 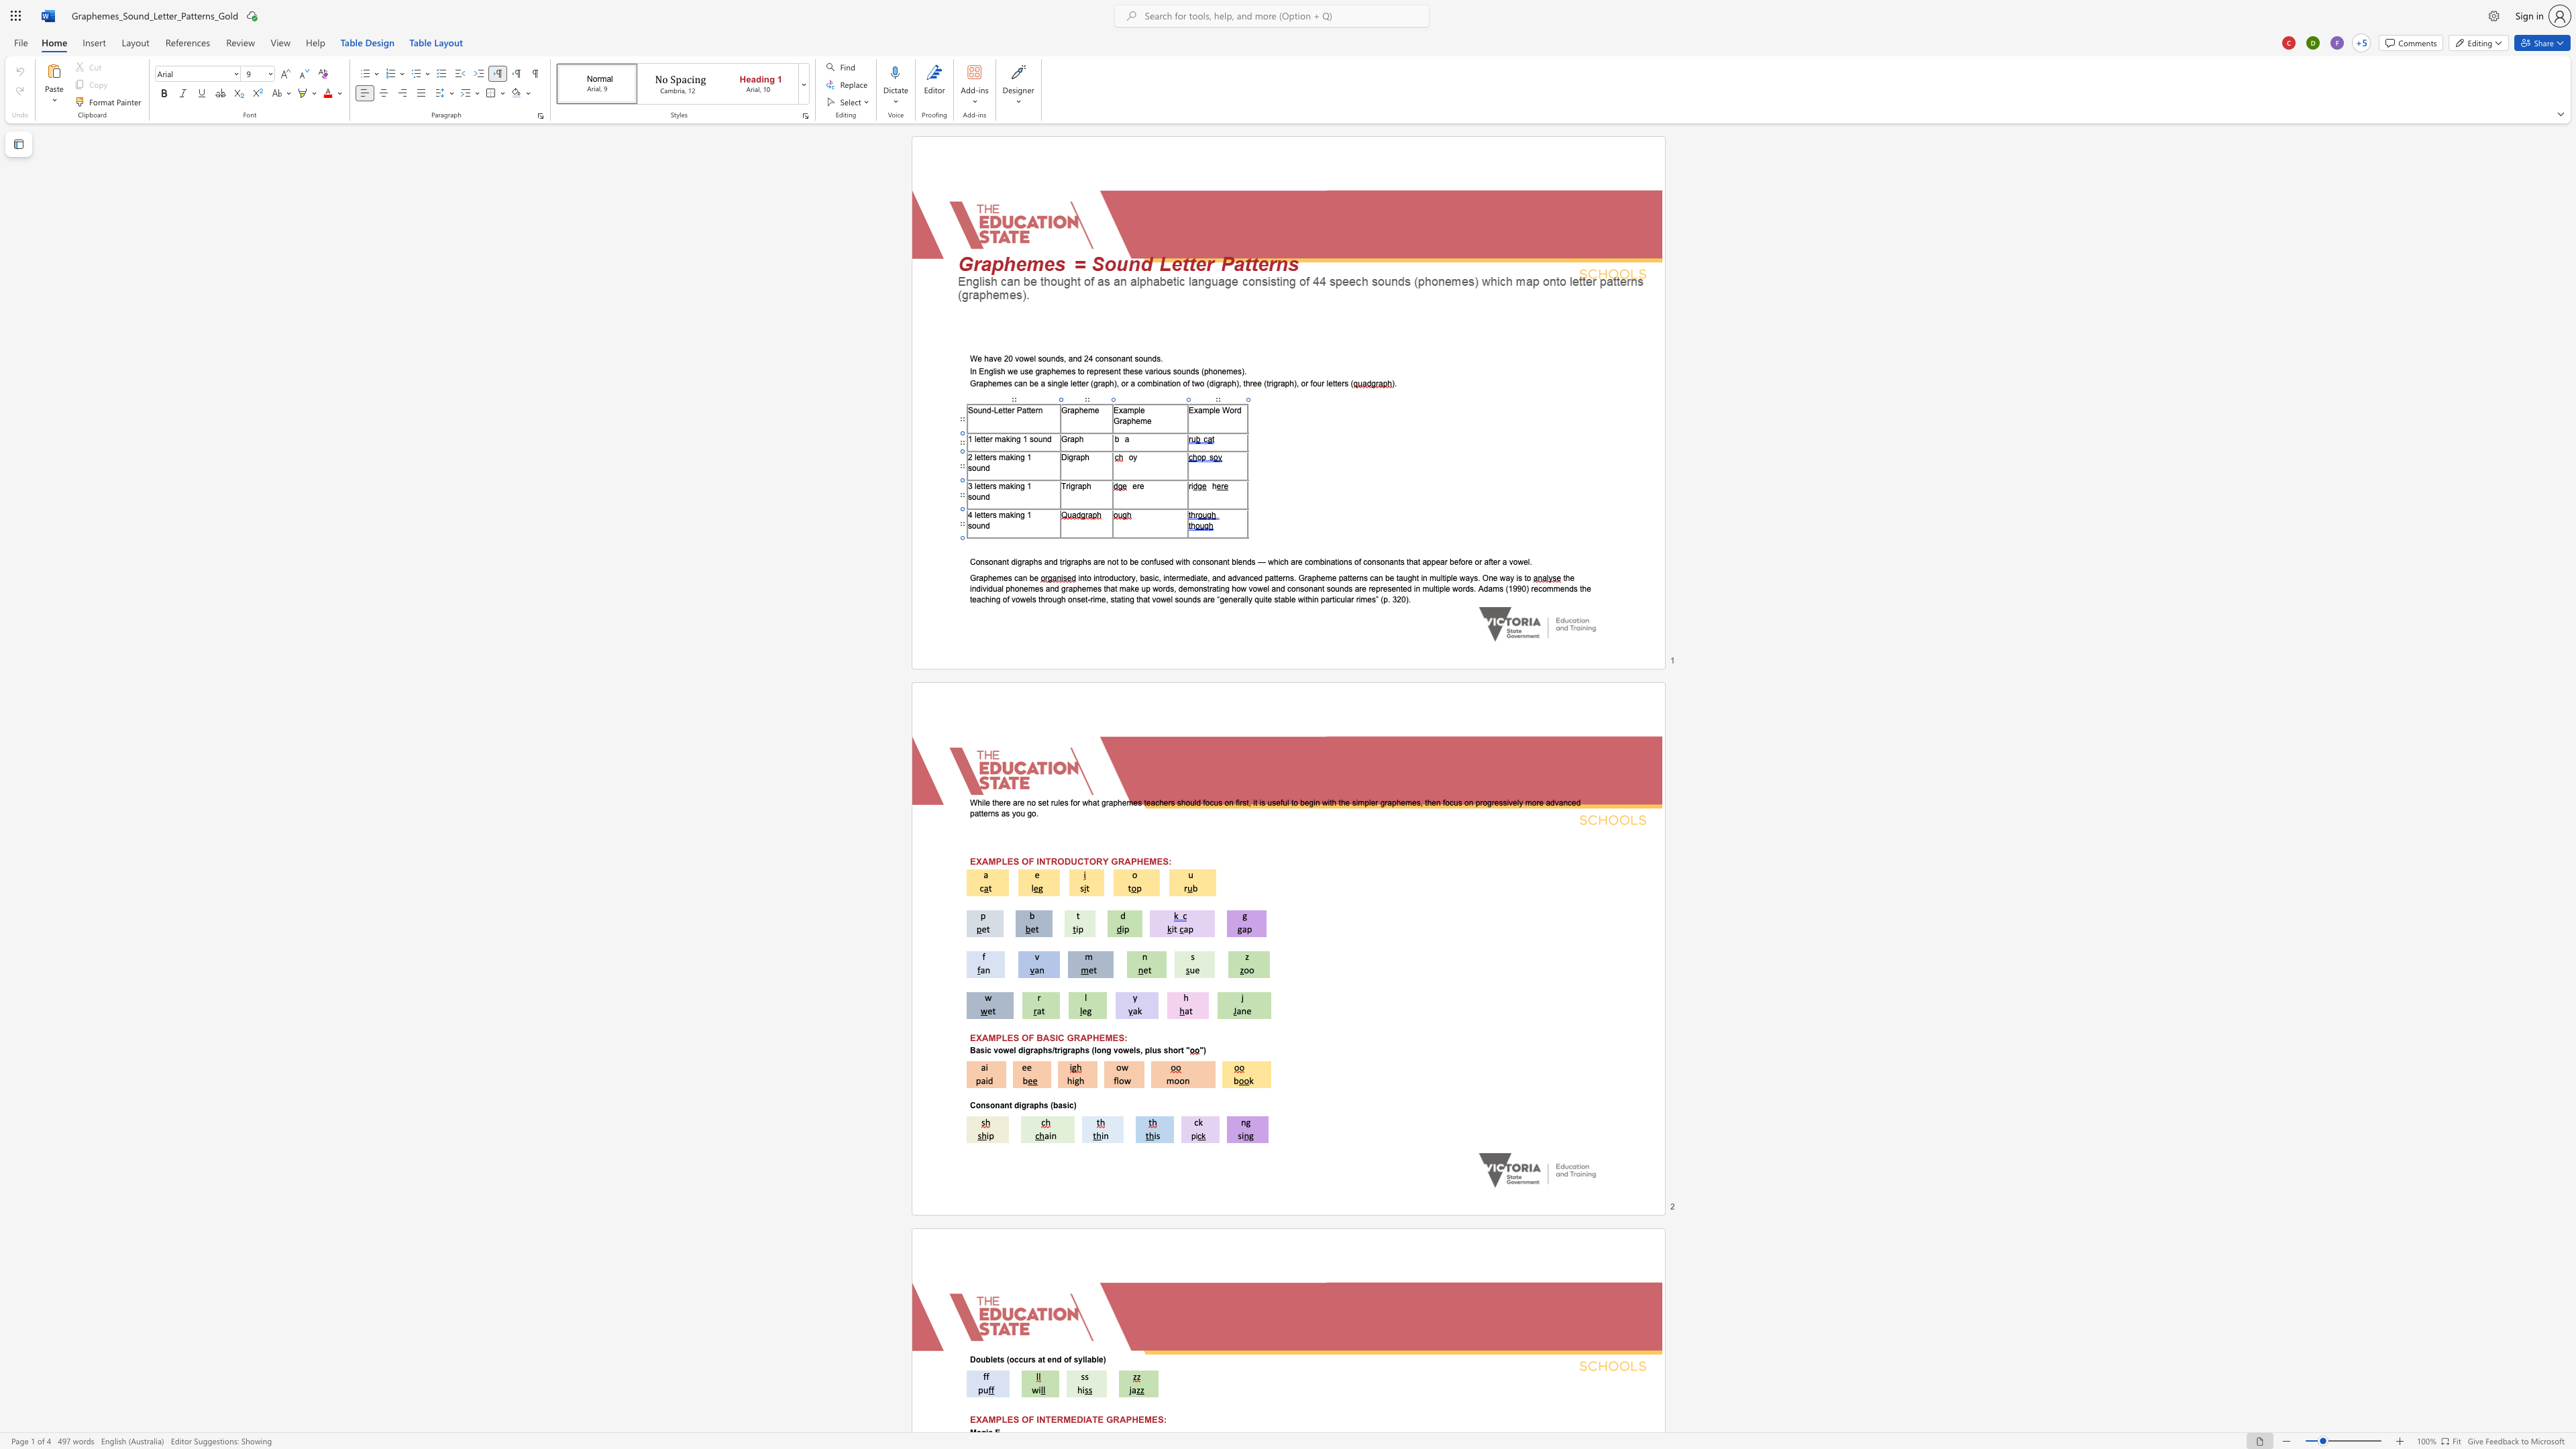 I want to click on the 10th character "o" in the text, so click(x=1356, y=561).